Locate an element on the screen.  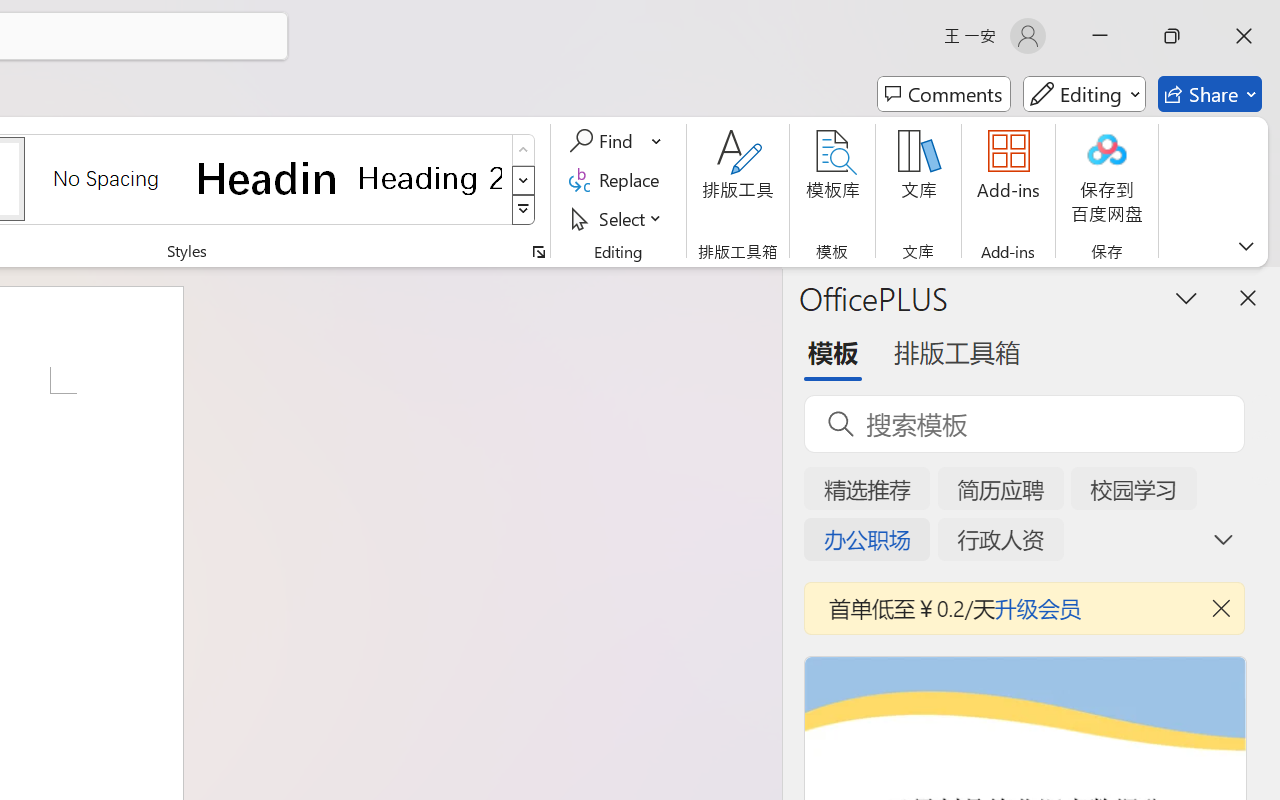
'Find' is located at coordinates (615, 141).